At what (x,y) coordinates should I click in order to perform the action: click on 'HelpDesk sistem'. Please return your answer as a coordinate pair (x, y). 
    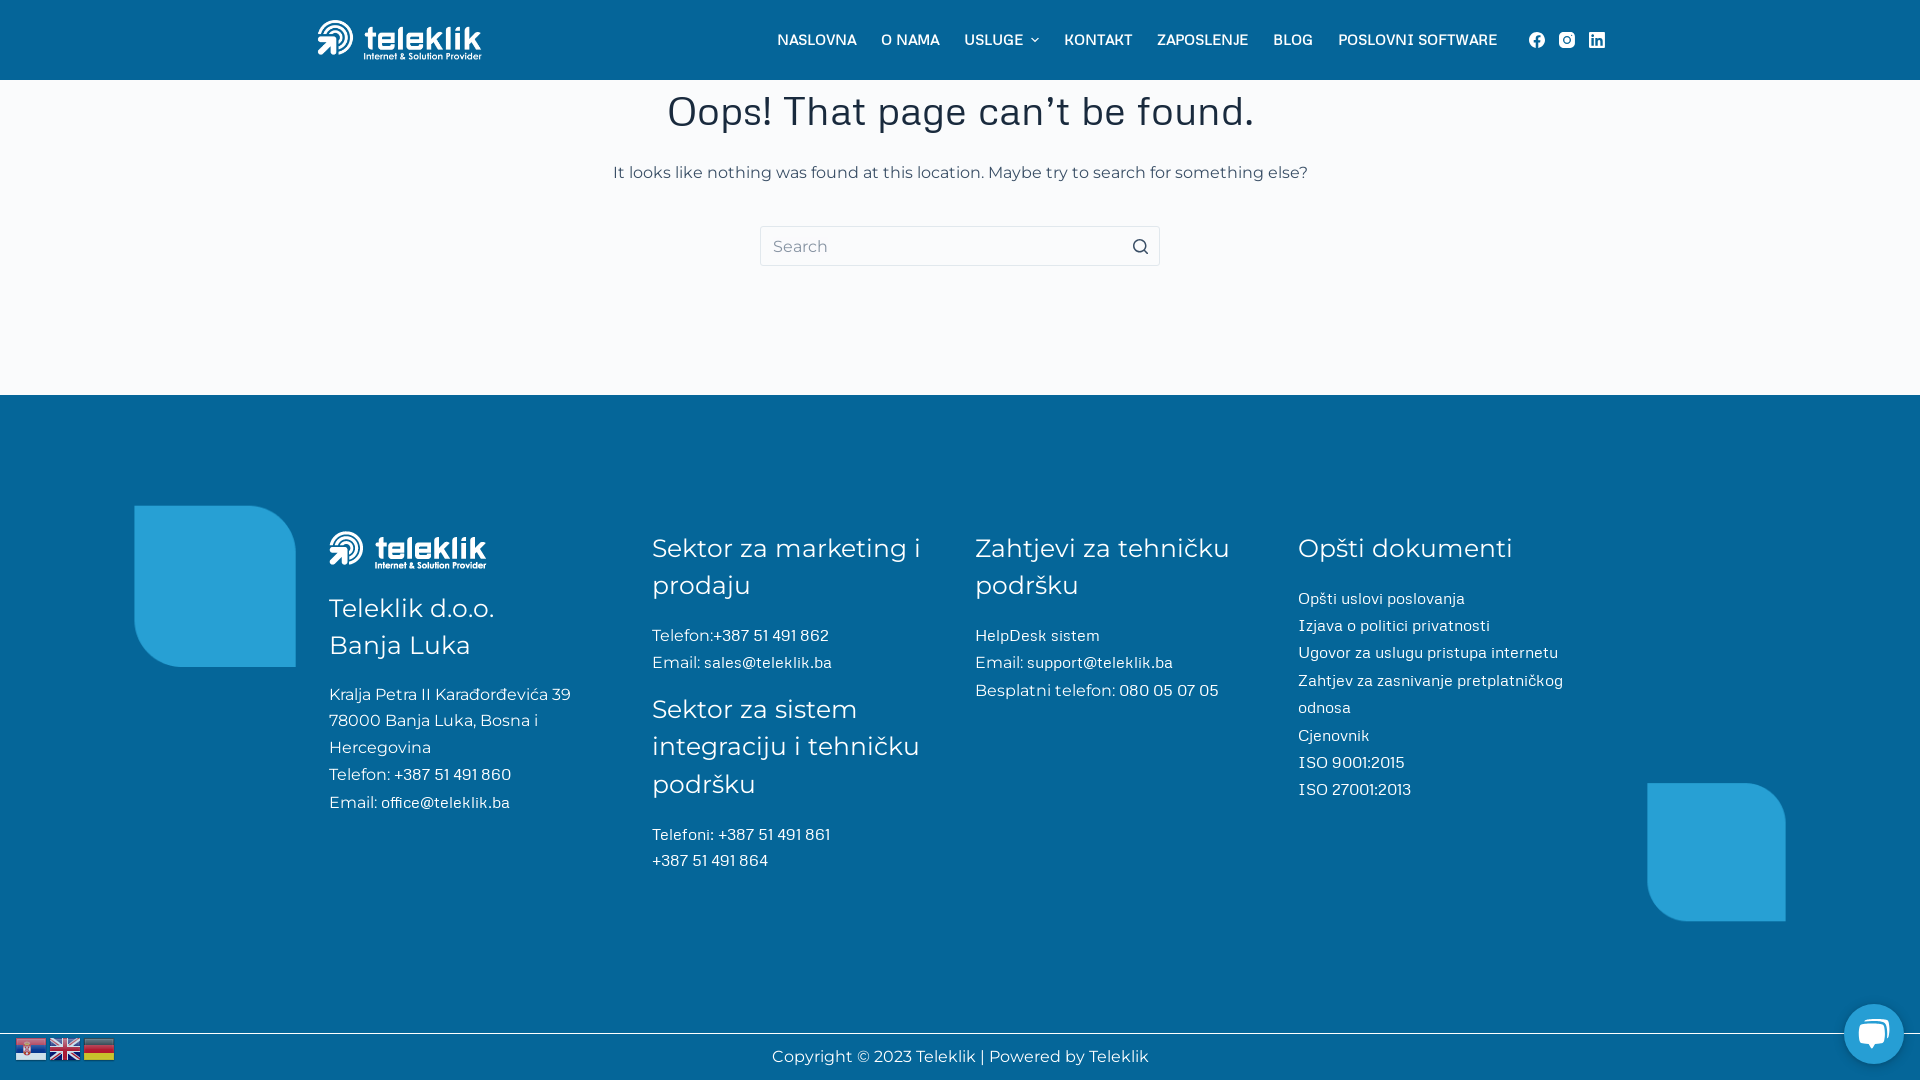
    Looking at the image, I should click on (1037, 635).